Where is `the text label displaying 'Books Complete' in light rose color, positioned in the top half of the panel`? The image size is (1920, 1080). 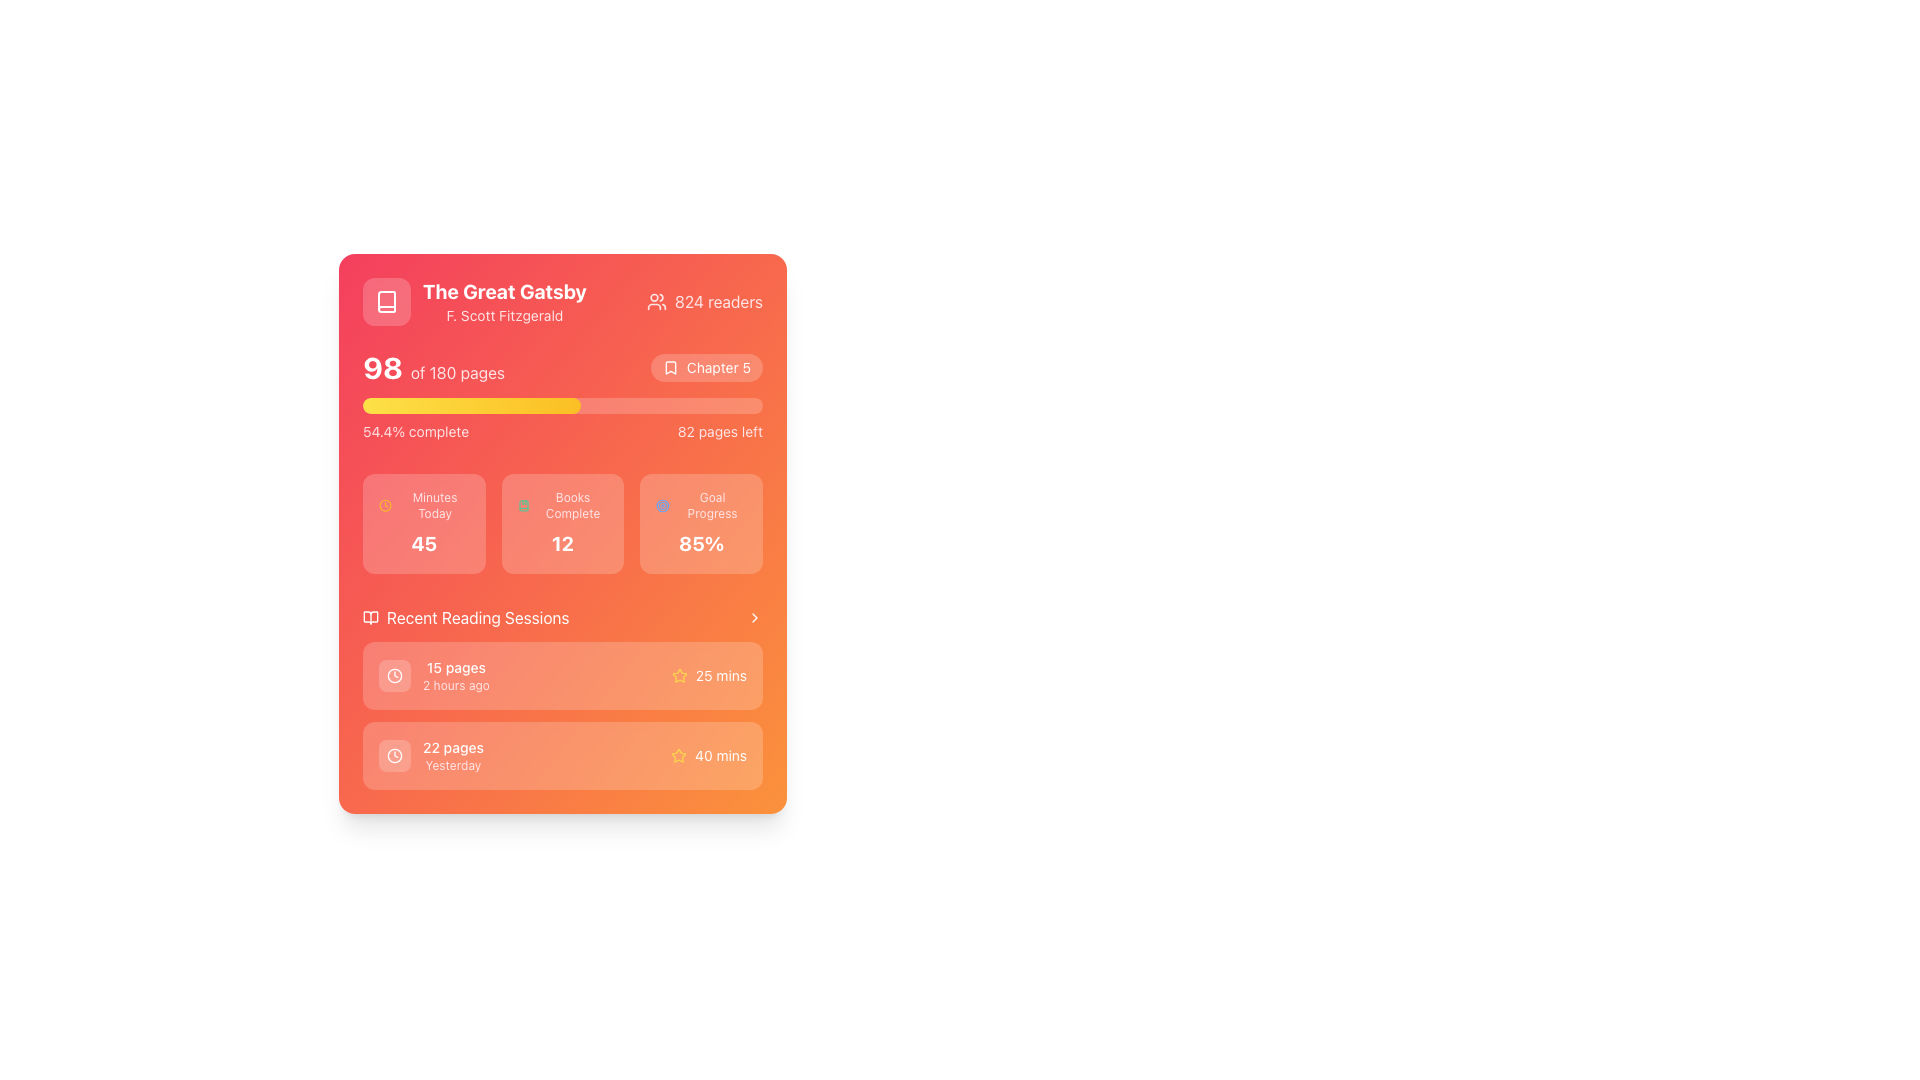 the text label displaying 'Books Complete' in light rose color, positioned in the top half of the panel is located at coordinates (572, 504).